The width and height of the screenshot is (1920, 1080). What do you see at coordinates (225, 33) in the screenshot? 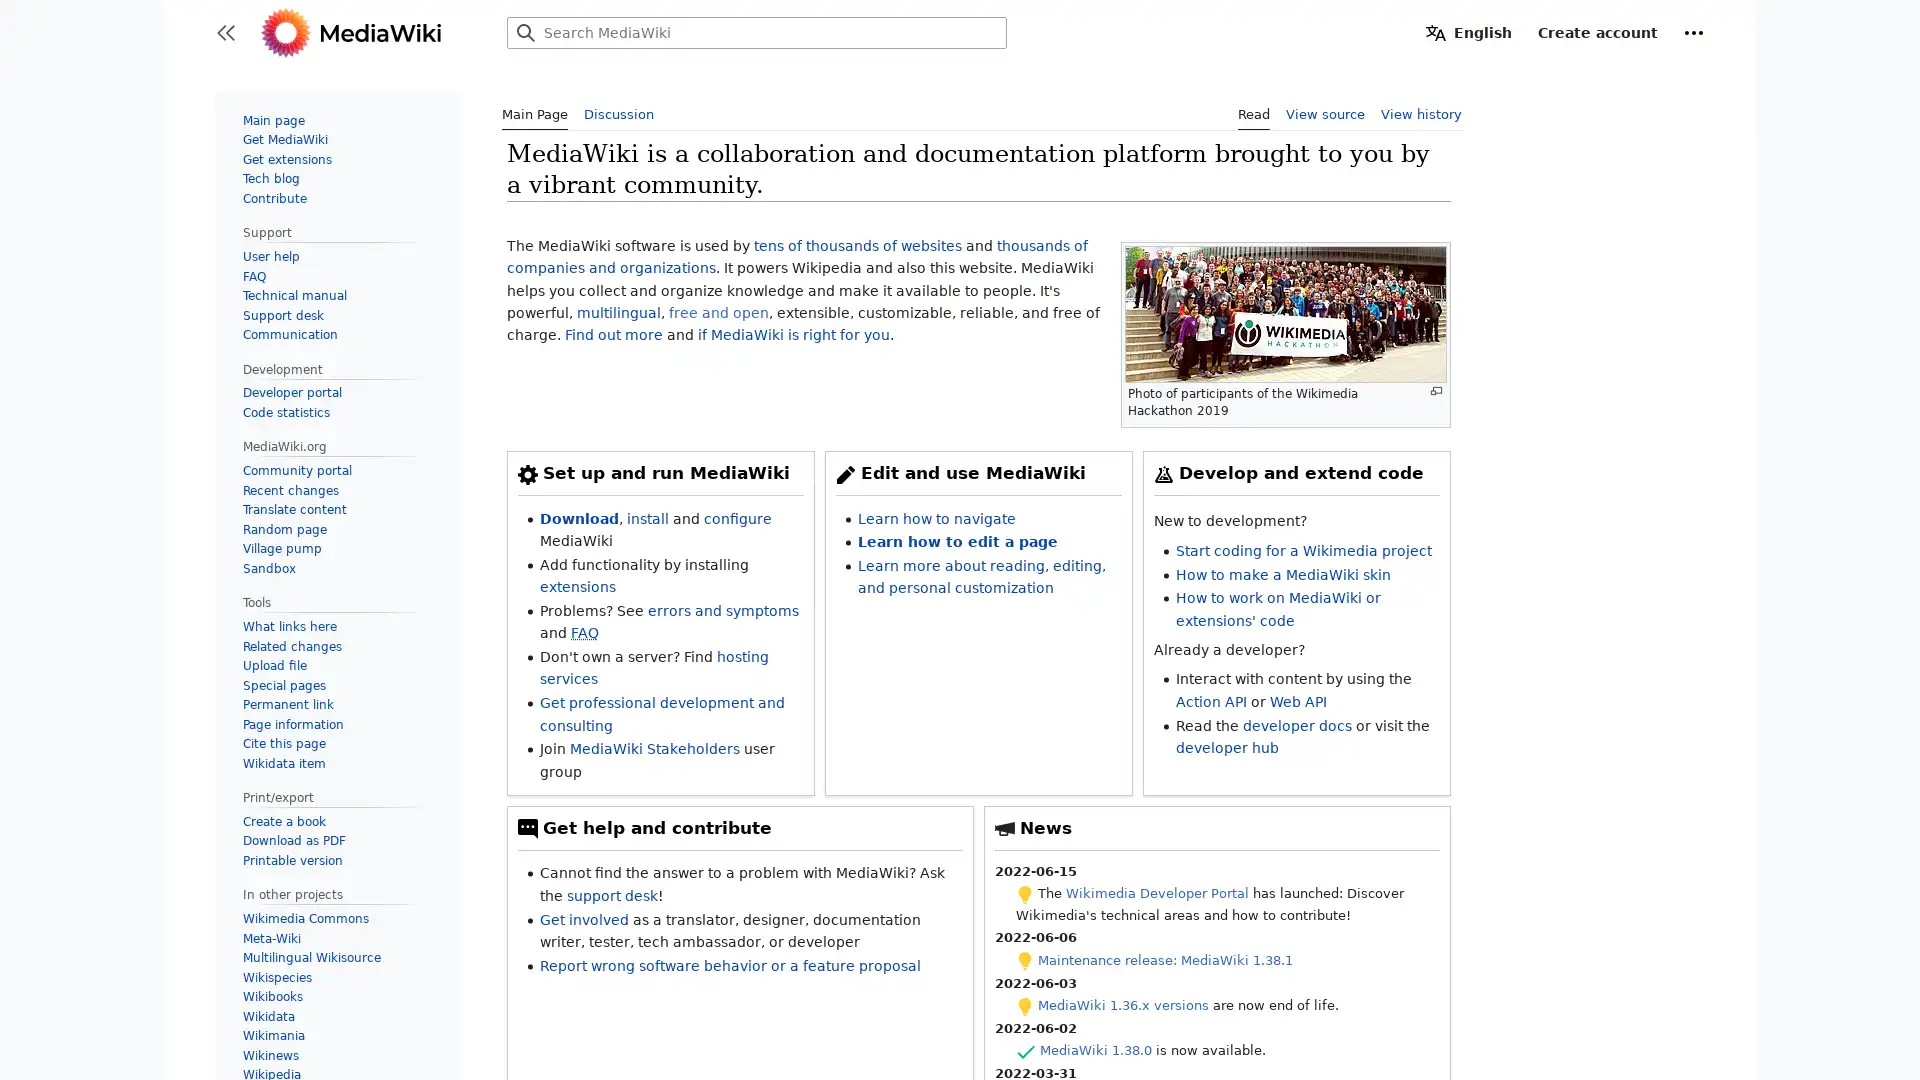
I see `Toggle sidebar` at bounding box center [225, 33].